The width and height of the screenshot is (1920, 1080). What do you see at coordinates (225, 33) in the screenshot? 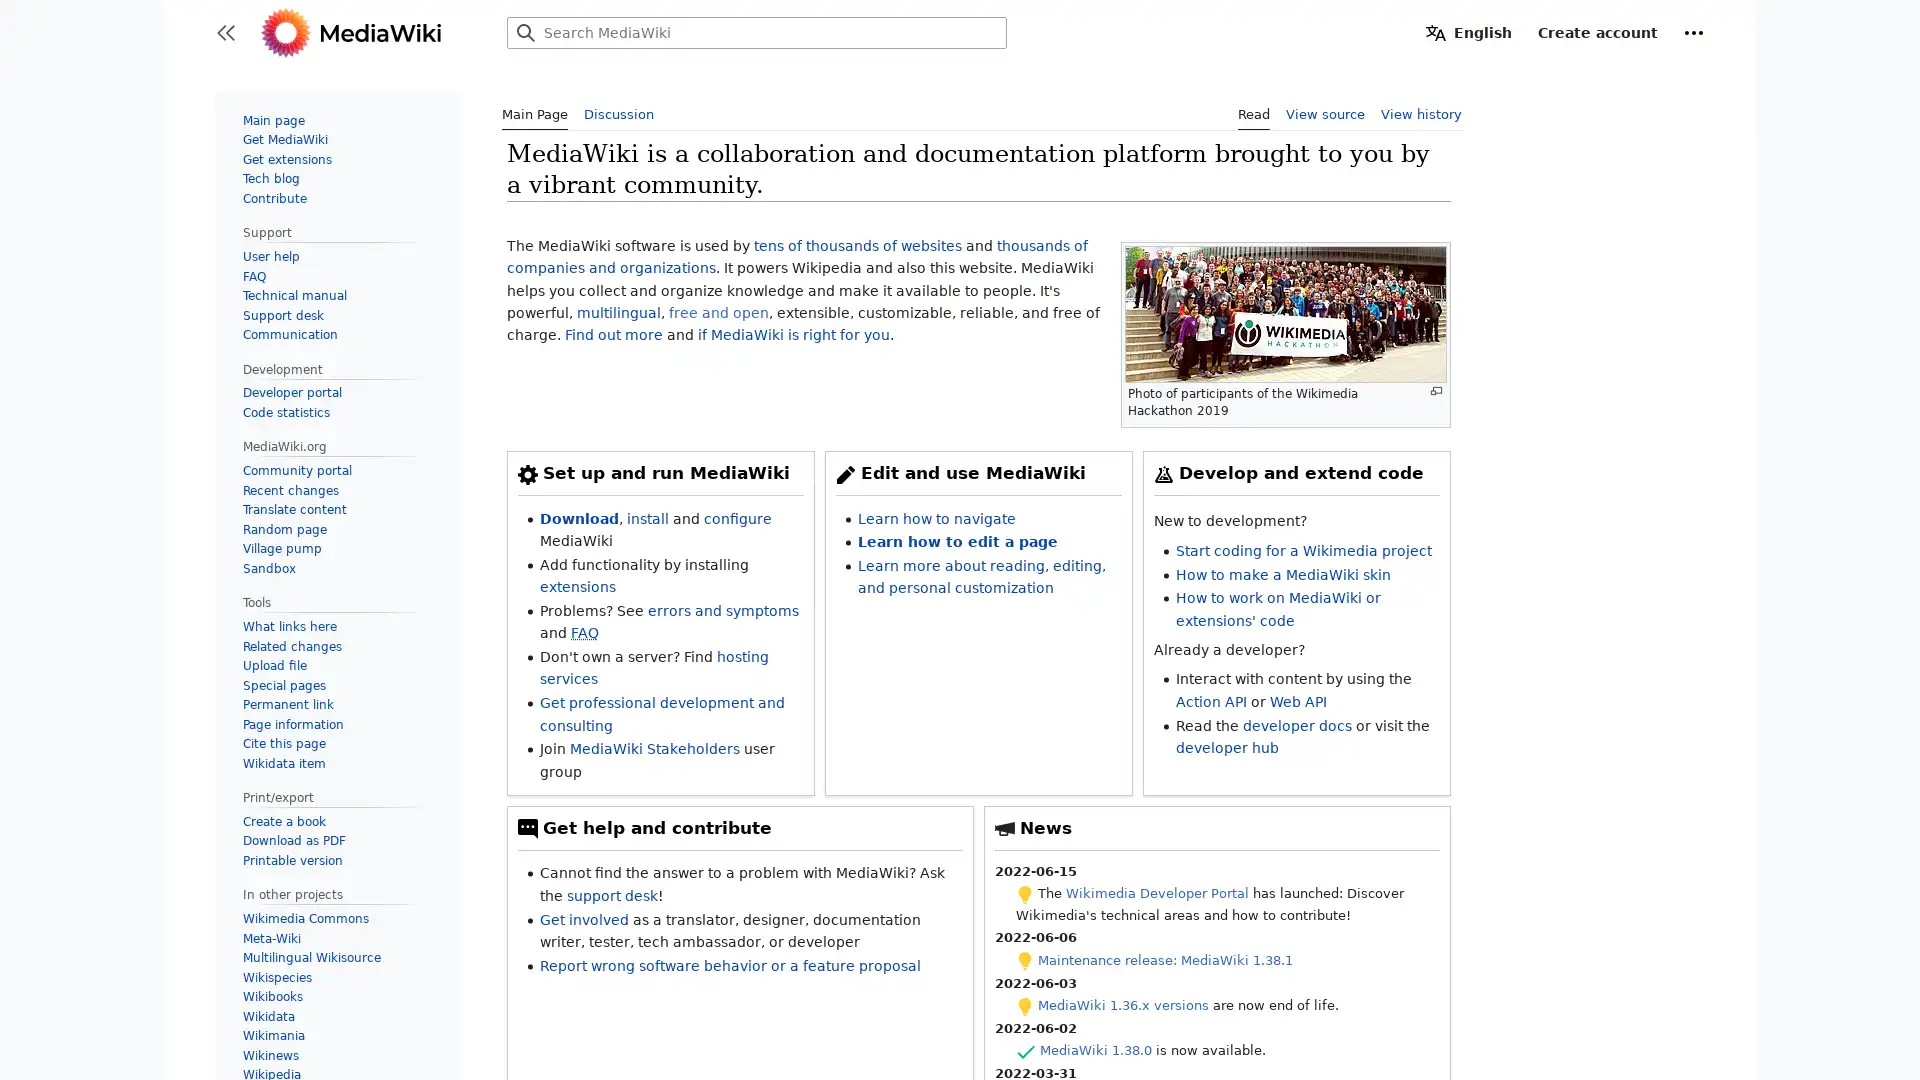
I see `Toggle sidebar` at bounding box center [225, 33].